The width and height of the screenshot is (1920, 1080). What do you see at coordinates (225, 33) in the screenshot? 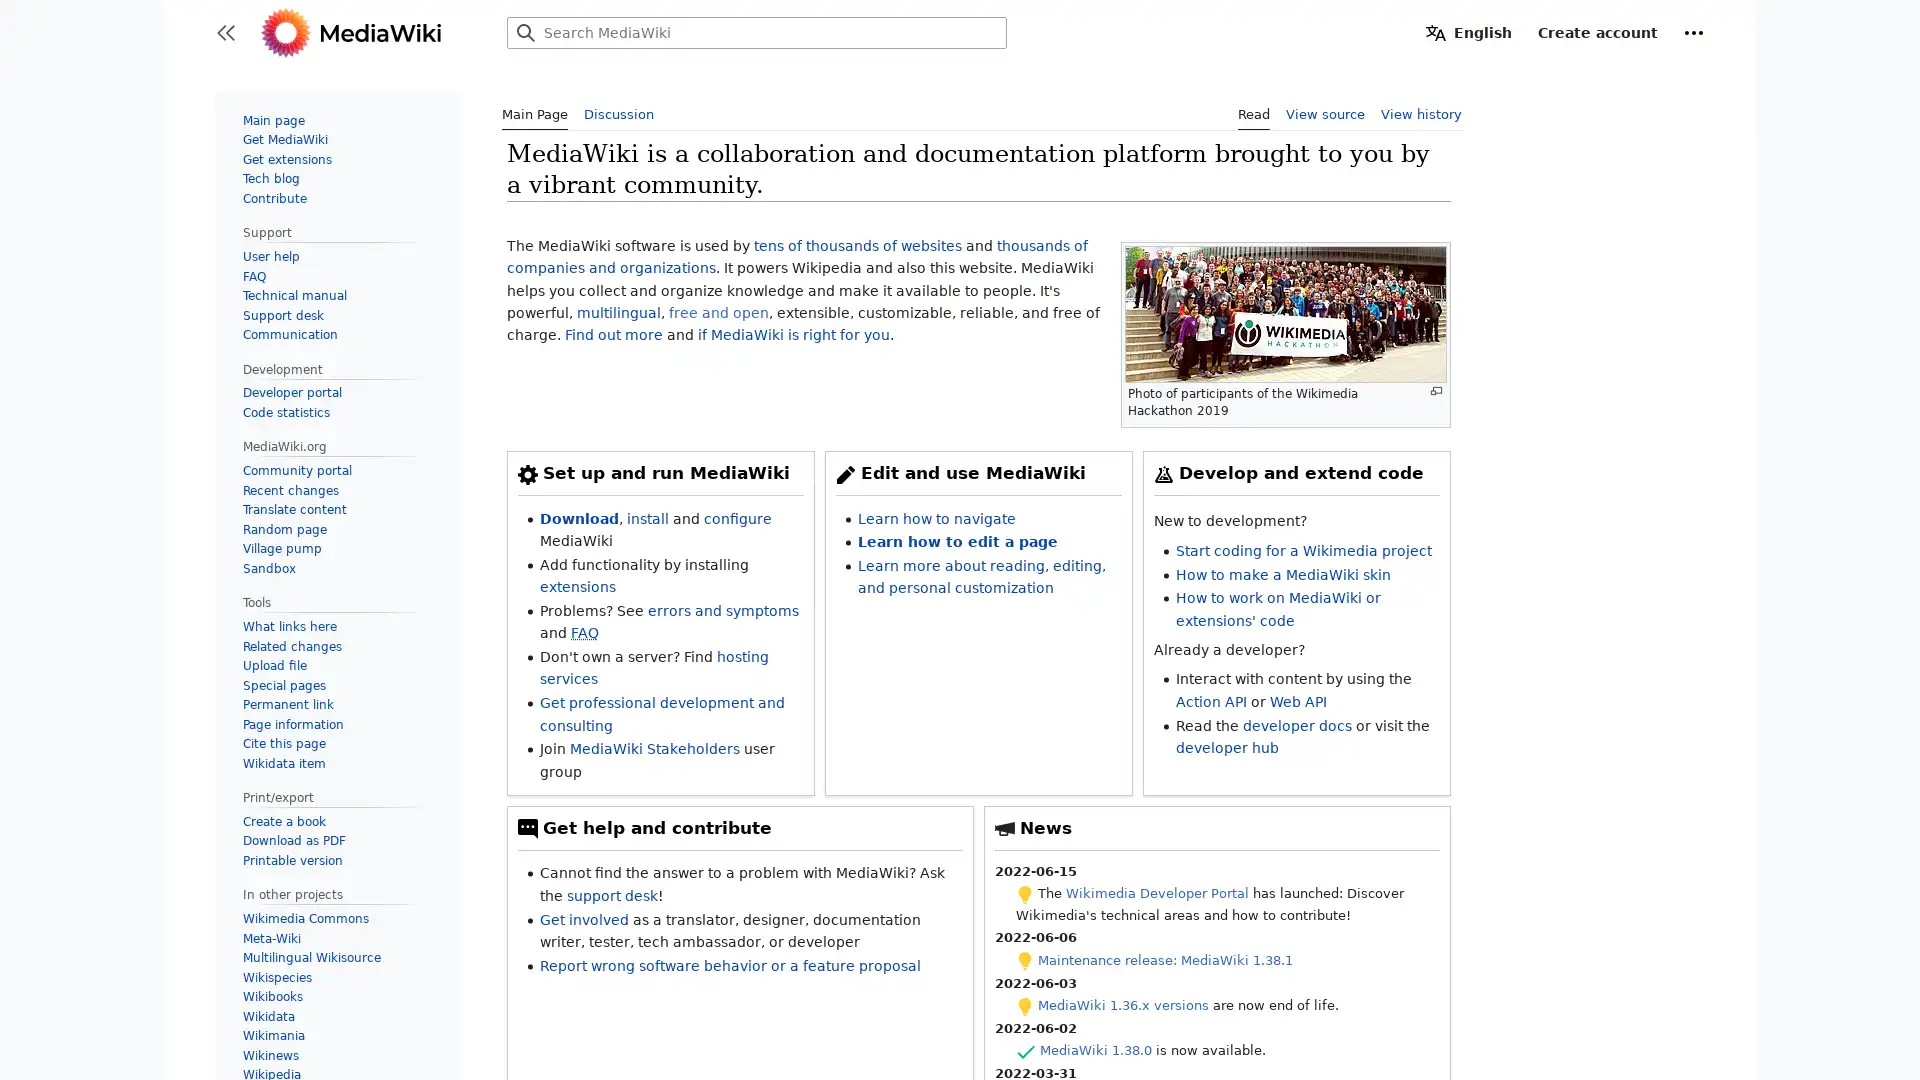
I see `Toggle sidebar` at bounding box center [225, 33].